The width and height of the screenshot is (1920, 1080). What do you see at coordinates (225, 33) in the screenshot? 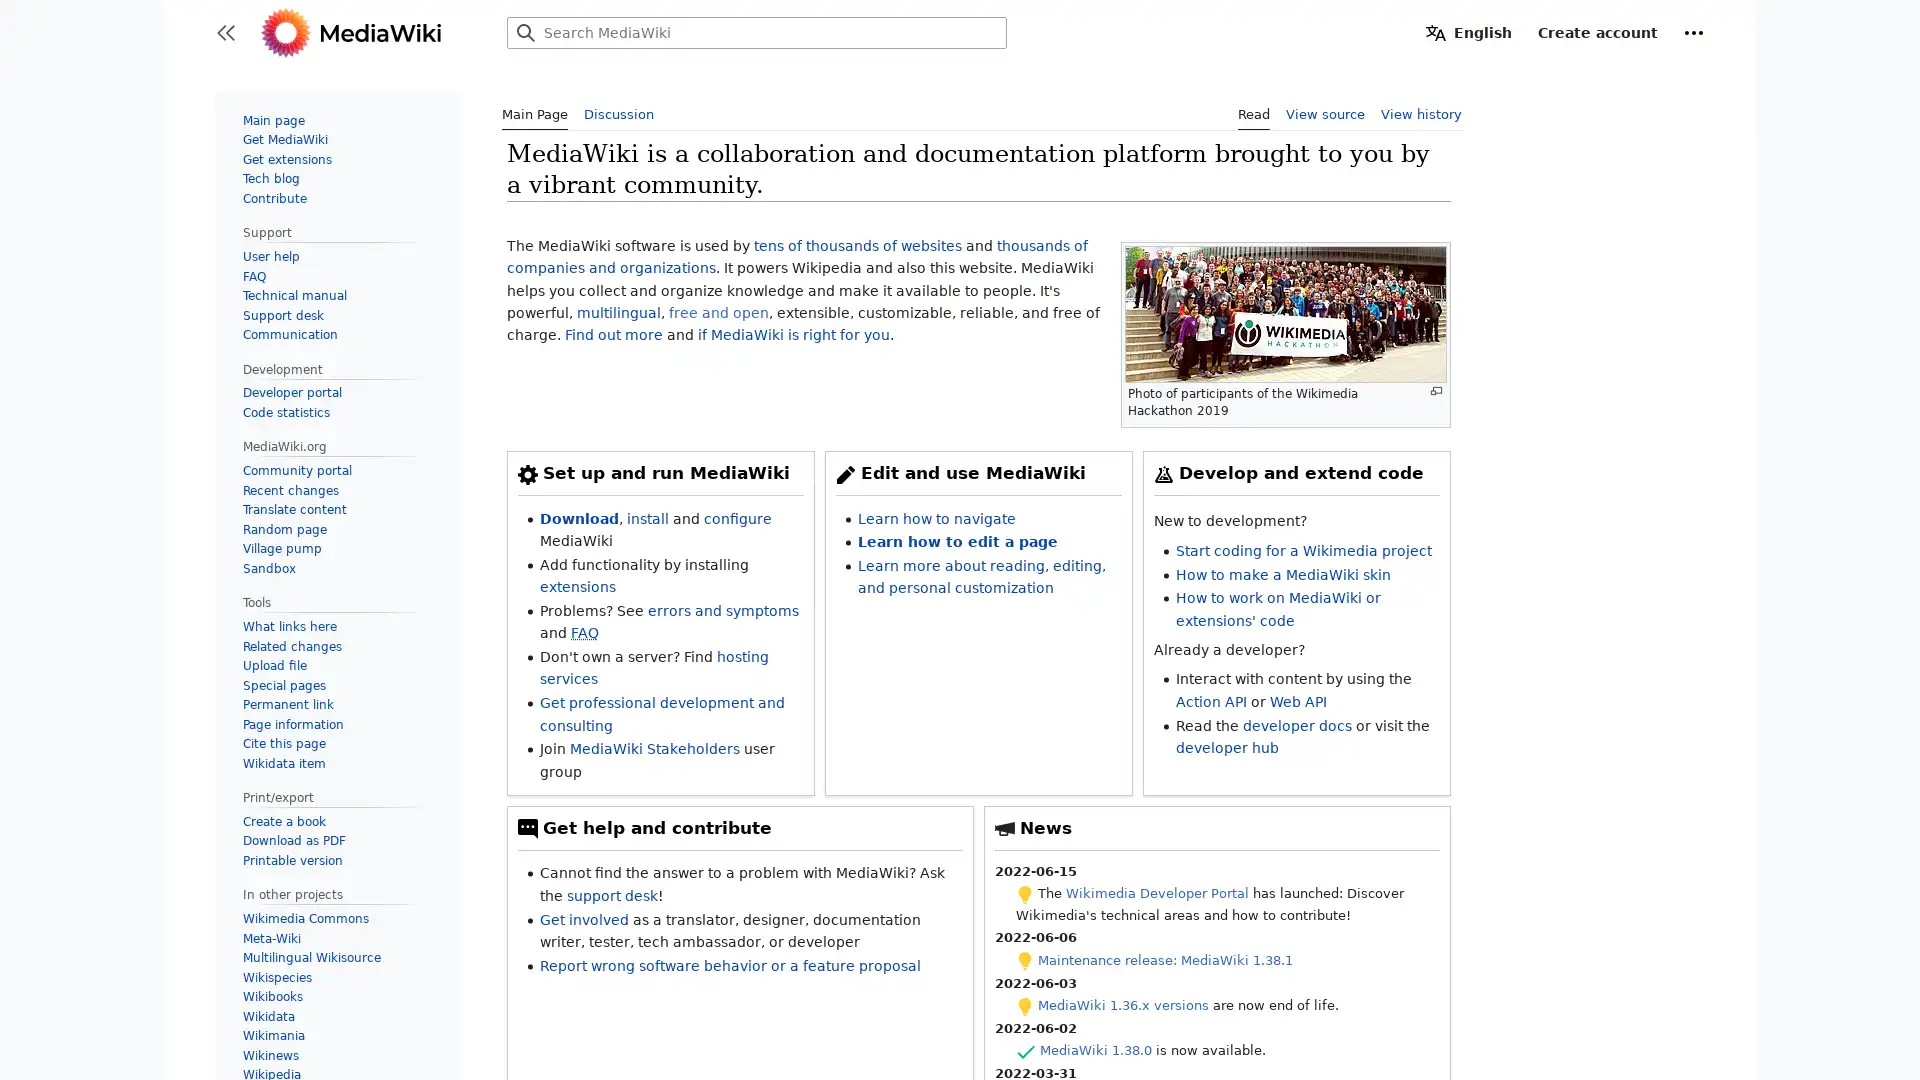
I see `Toggle sidebar` at bounding box center [225, 33].